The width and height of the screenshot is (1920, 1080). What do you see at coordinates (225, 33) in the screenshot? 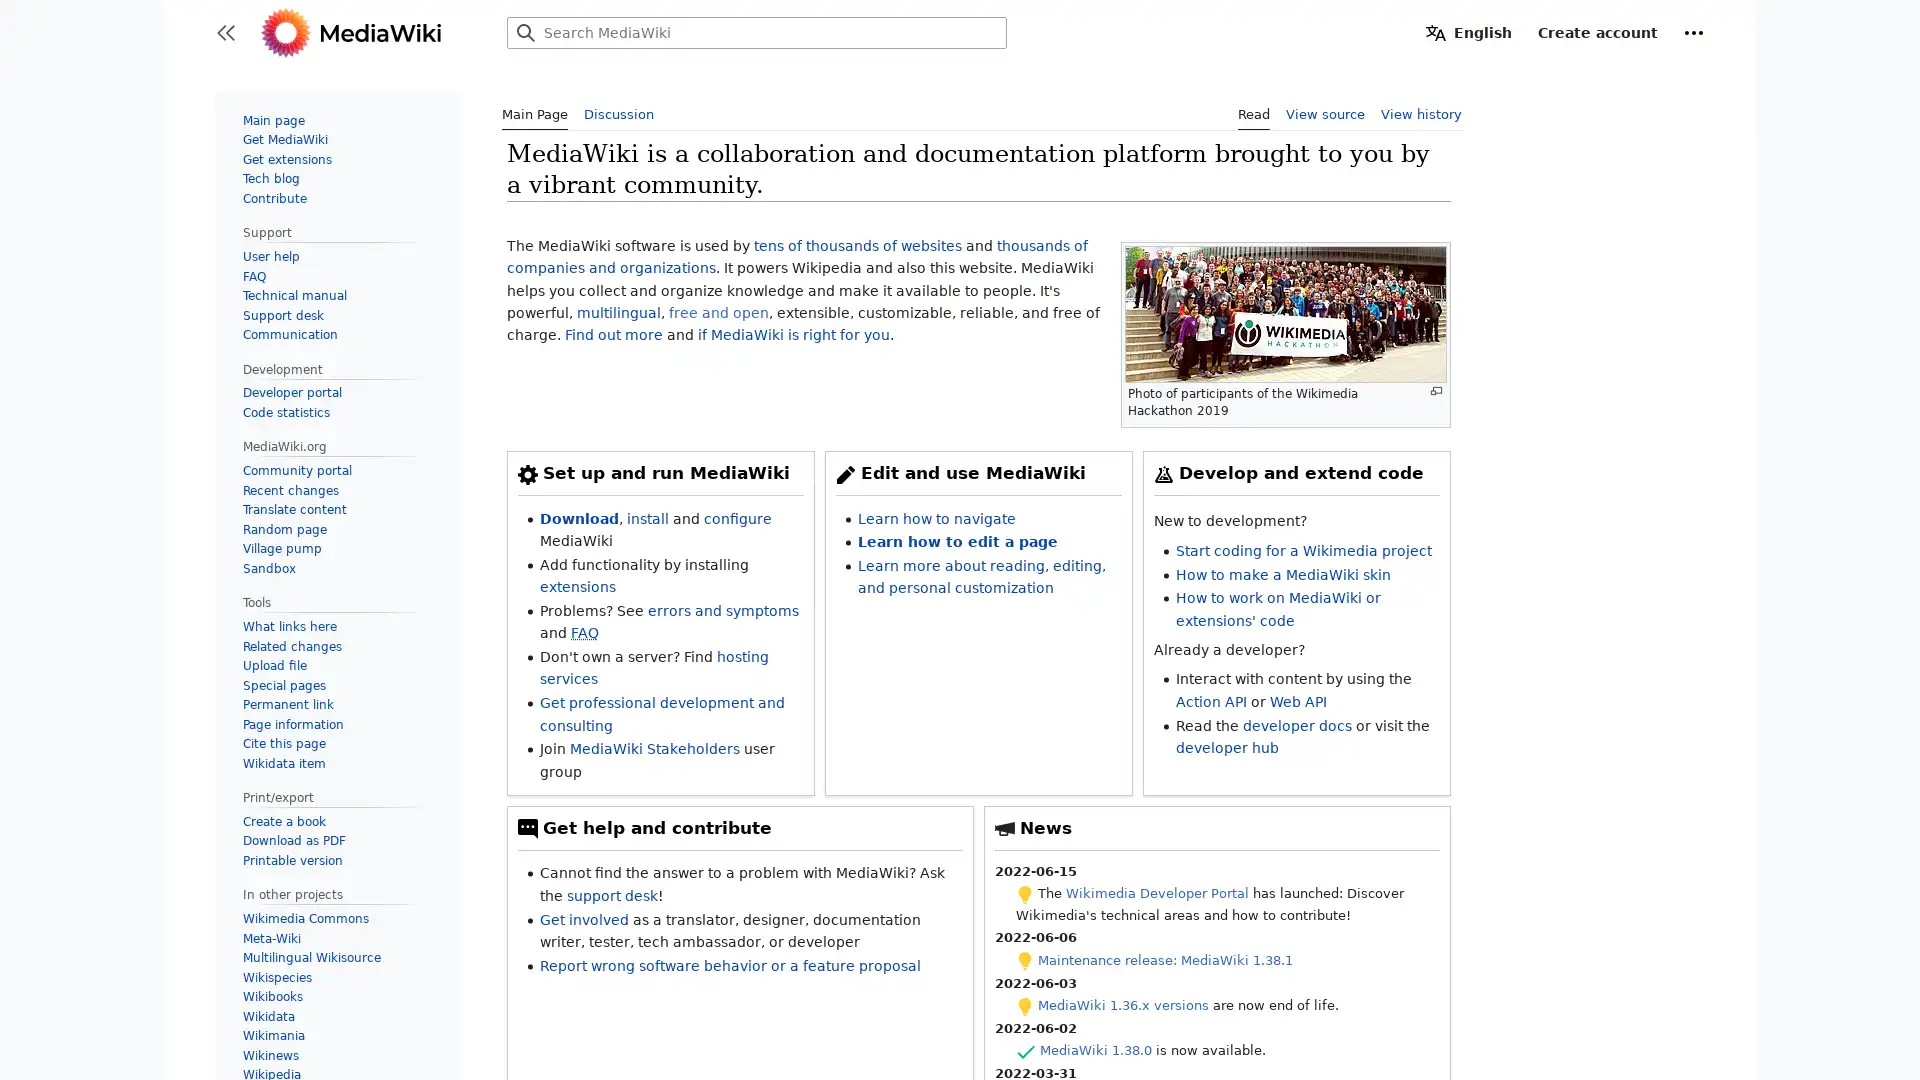
I see `Toggle sidebar` at bounding box center [225, 33].